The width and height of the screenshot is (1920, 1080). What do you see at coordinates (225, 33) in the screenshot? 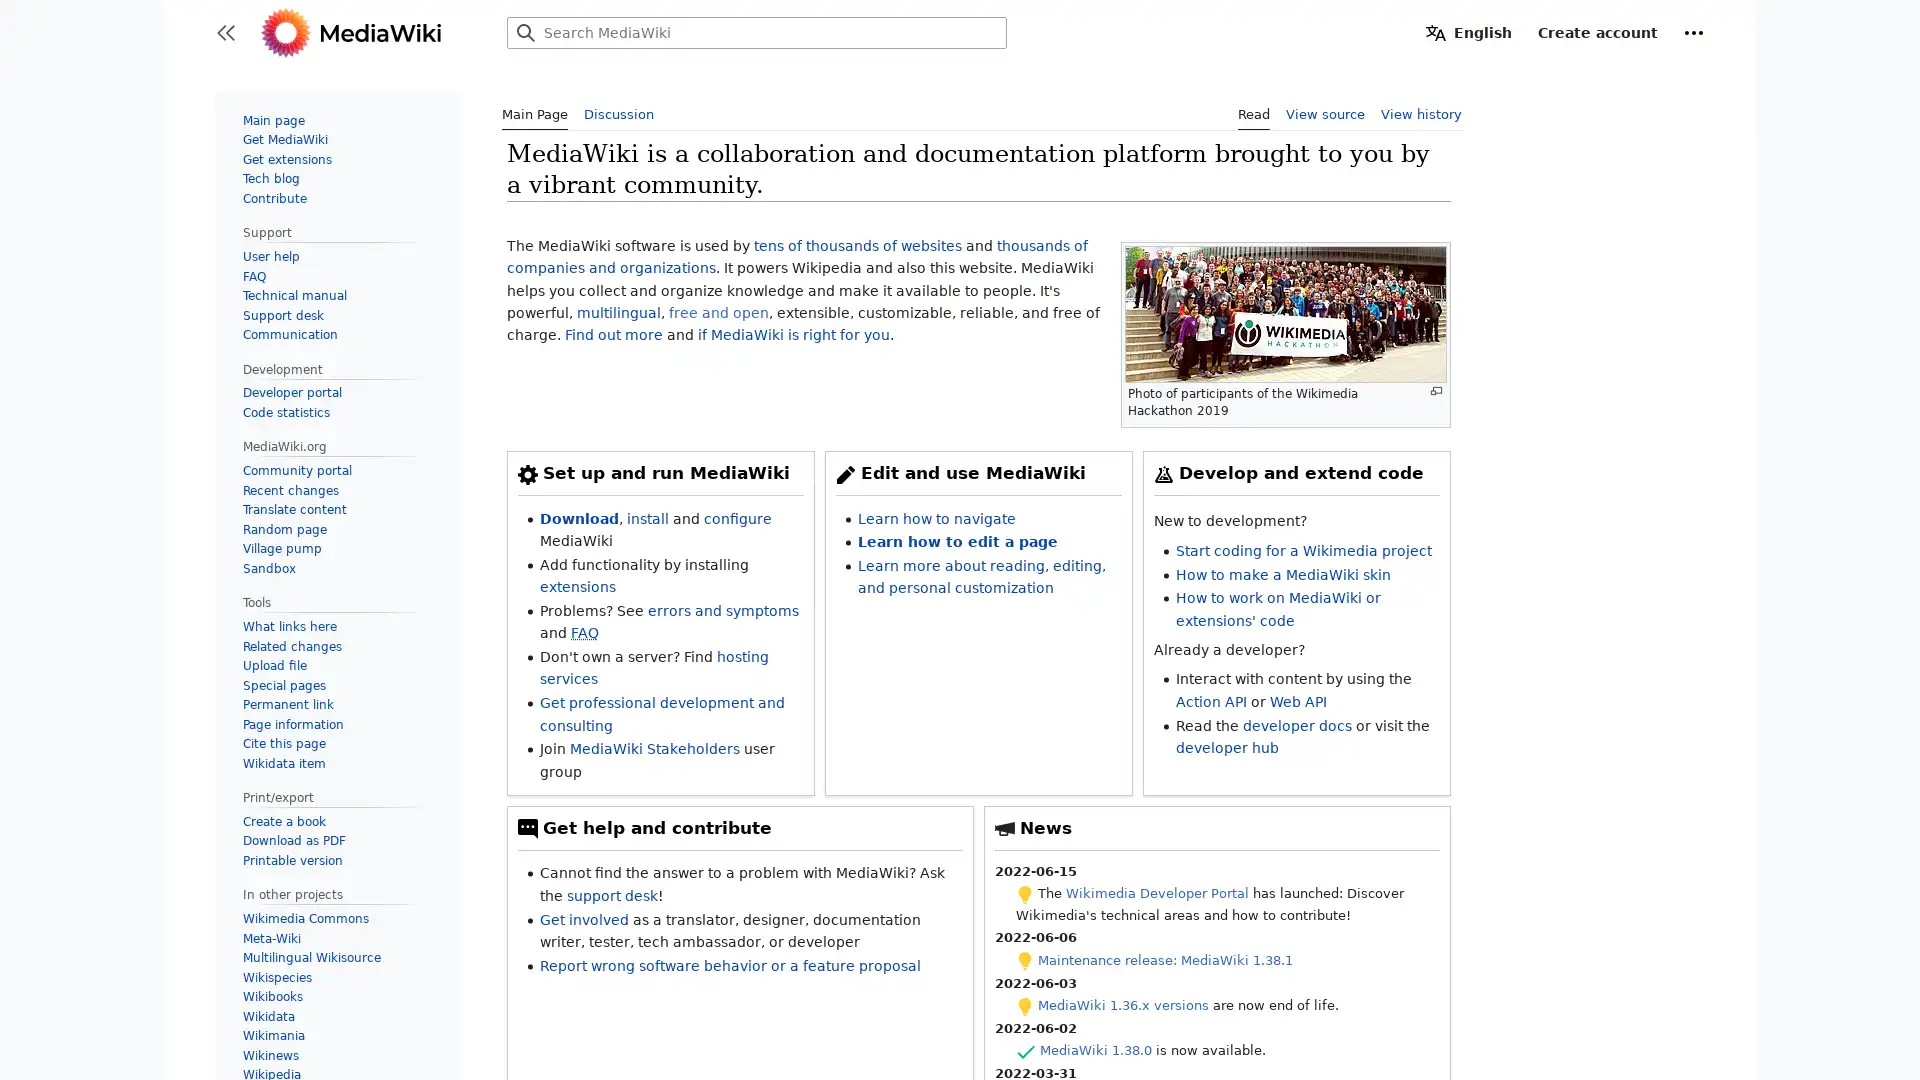
I see `Toggle sidebar` at bounding box center [225, 33].